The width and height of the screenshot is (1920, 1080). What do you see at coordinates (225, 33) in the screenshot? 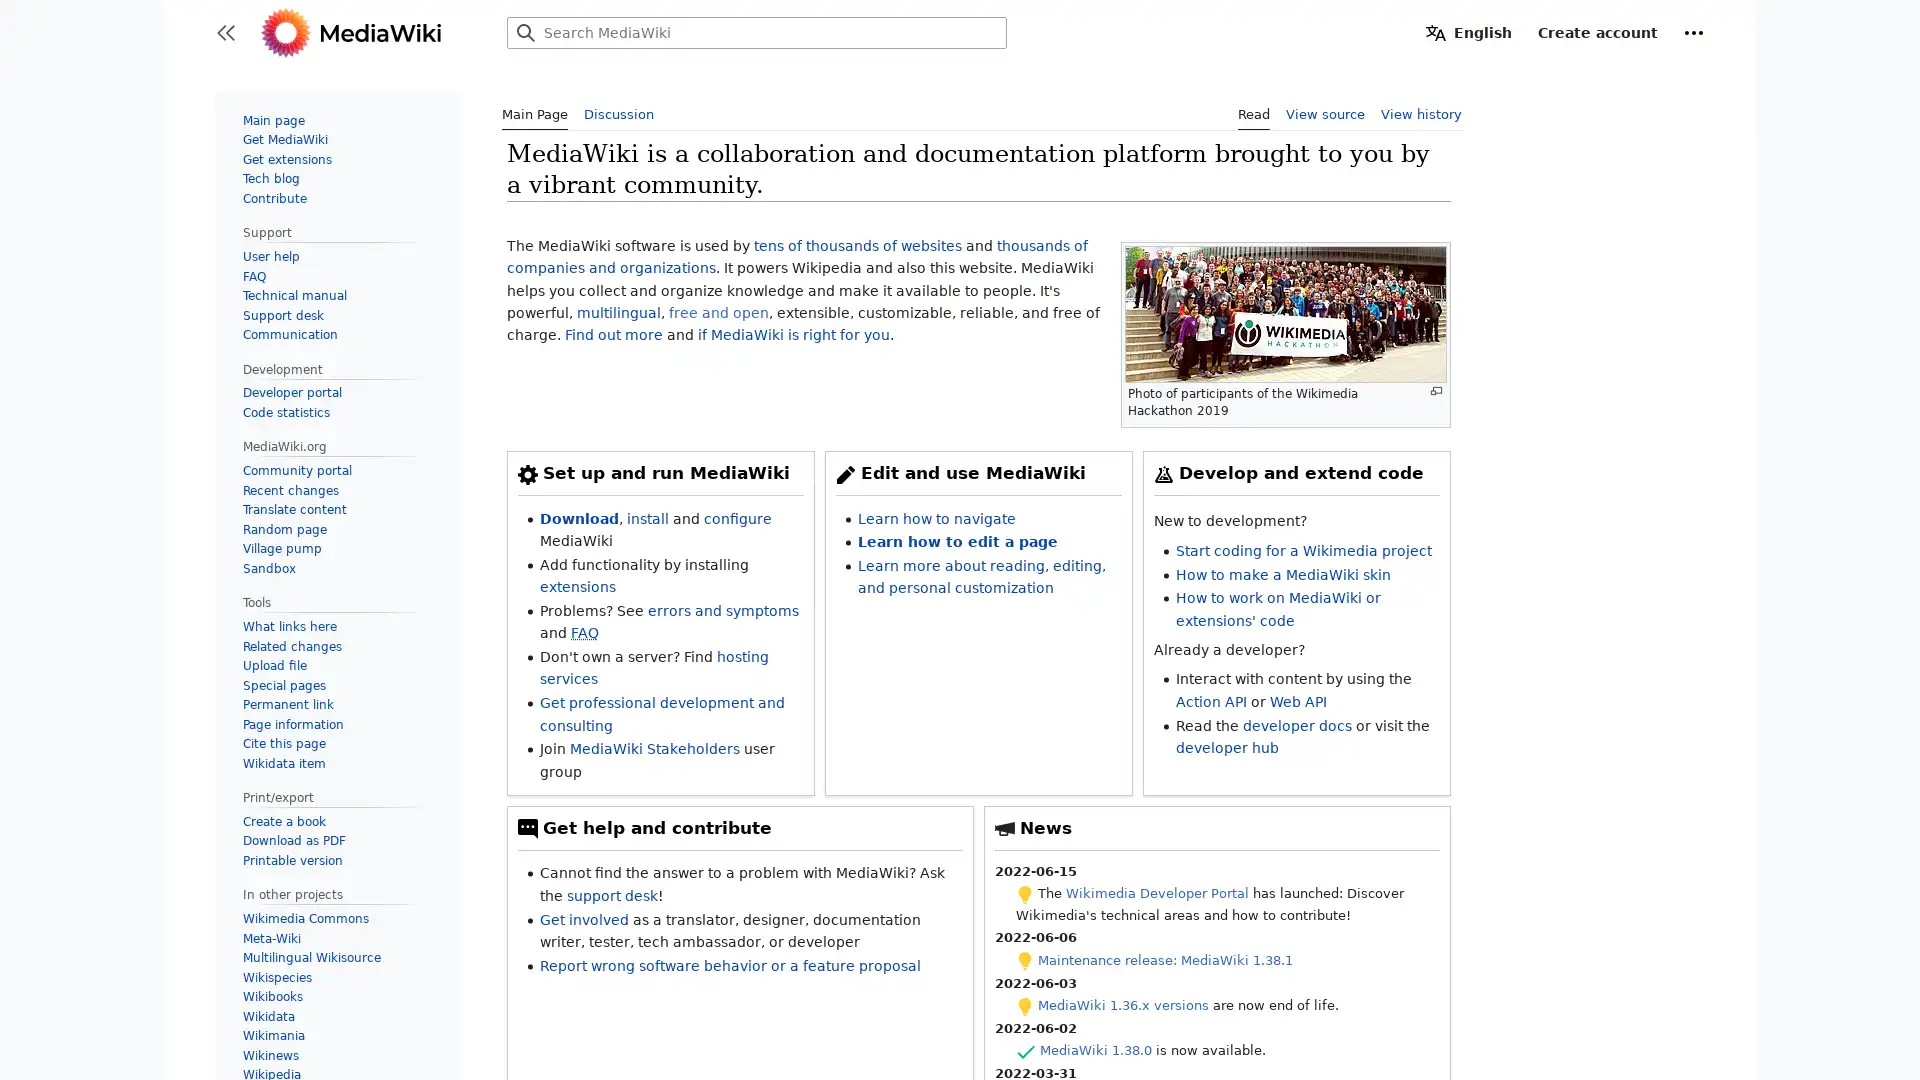
I see `Toggle sidebar` at bounding box center [225, 33].